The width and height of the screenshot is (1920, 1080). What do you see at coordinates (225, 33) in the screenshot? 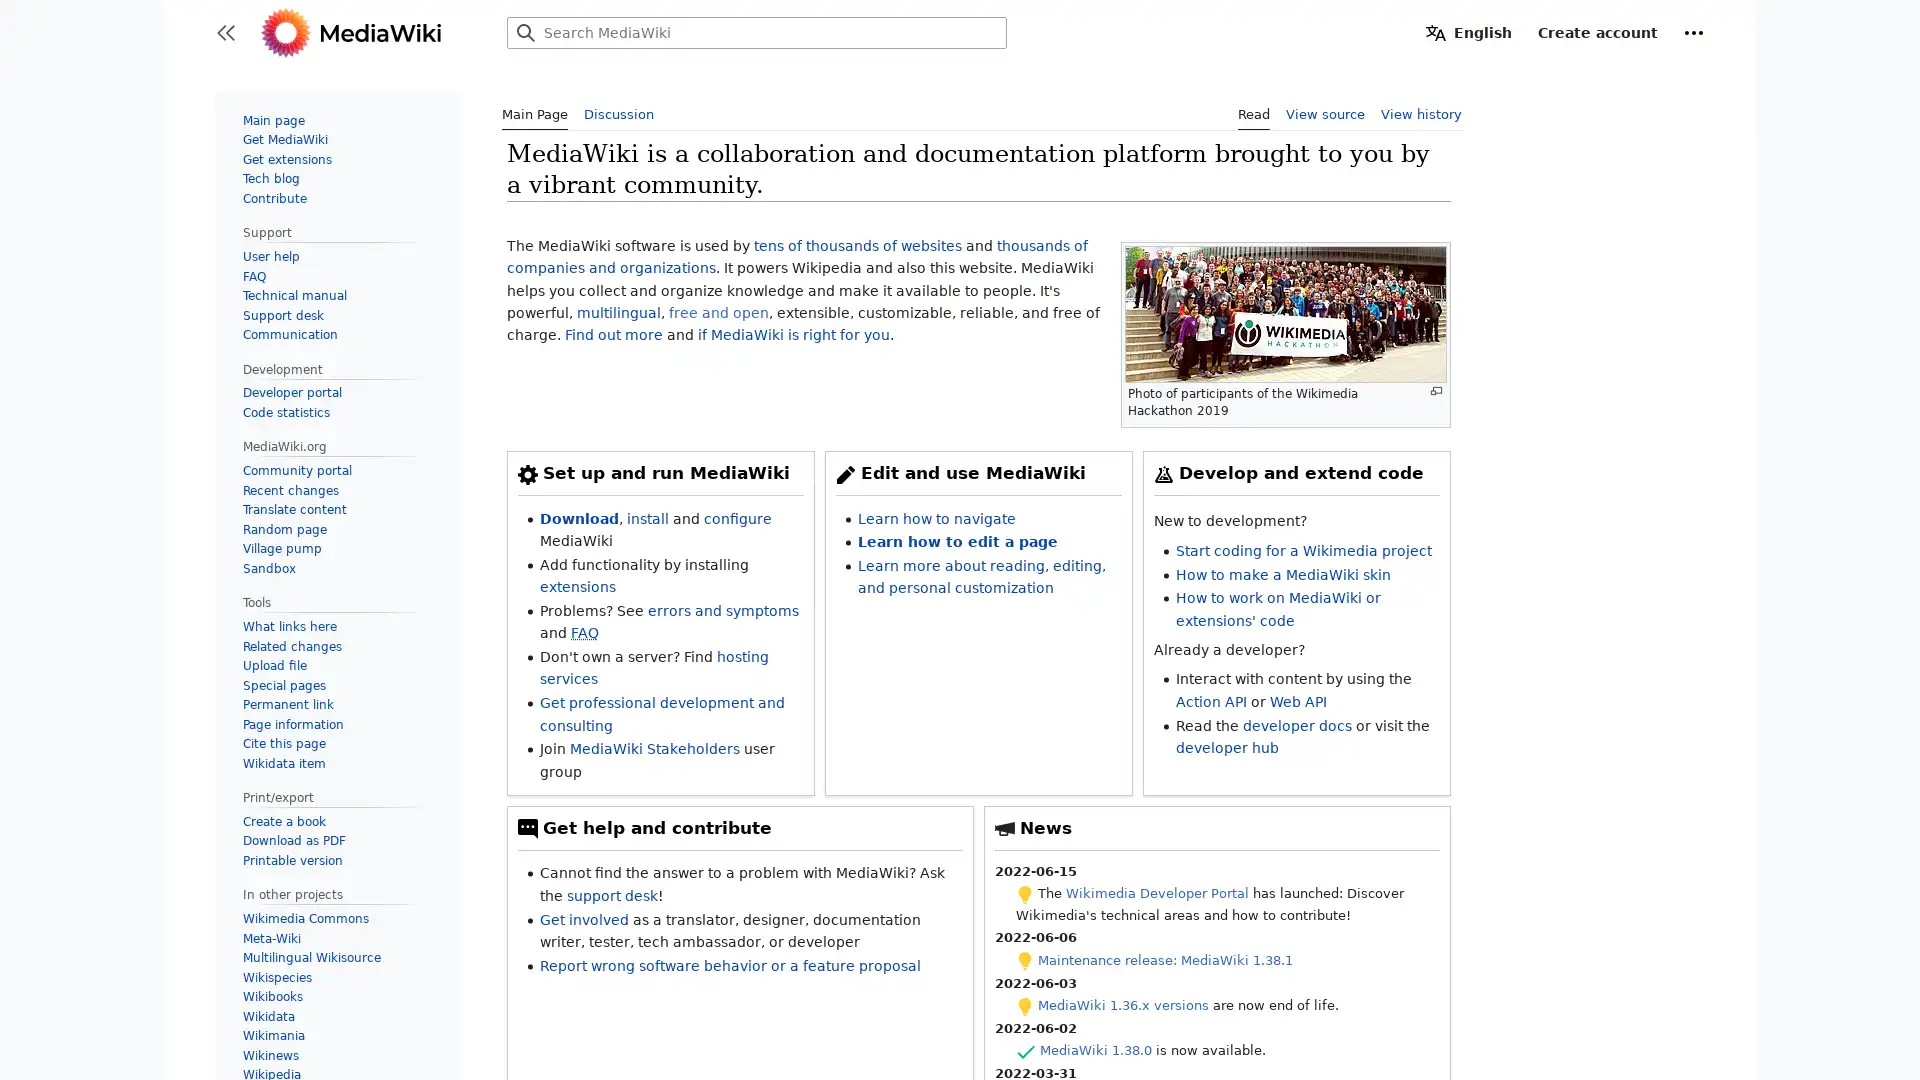
I see `Toggle sidebar` at bounding box center [225, 33].